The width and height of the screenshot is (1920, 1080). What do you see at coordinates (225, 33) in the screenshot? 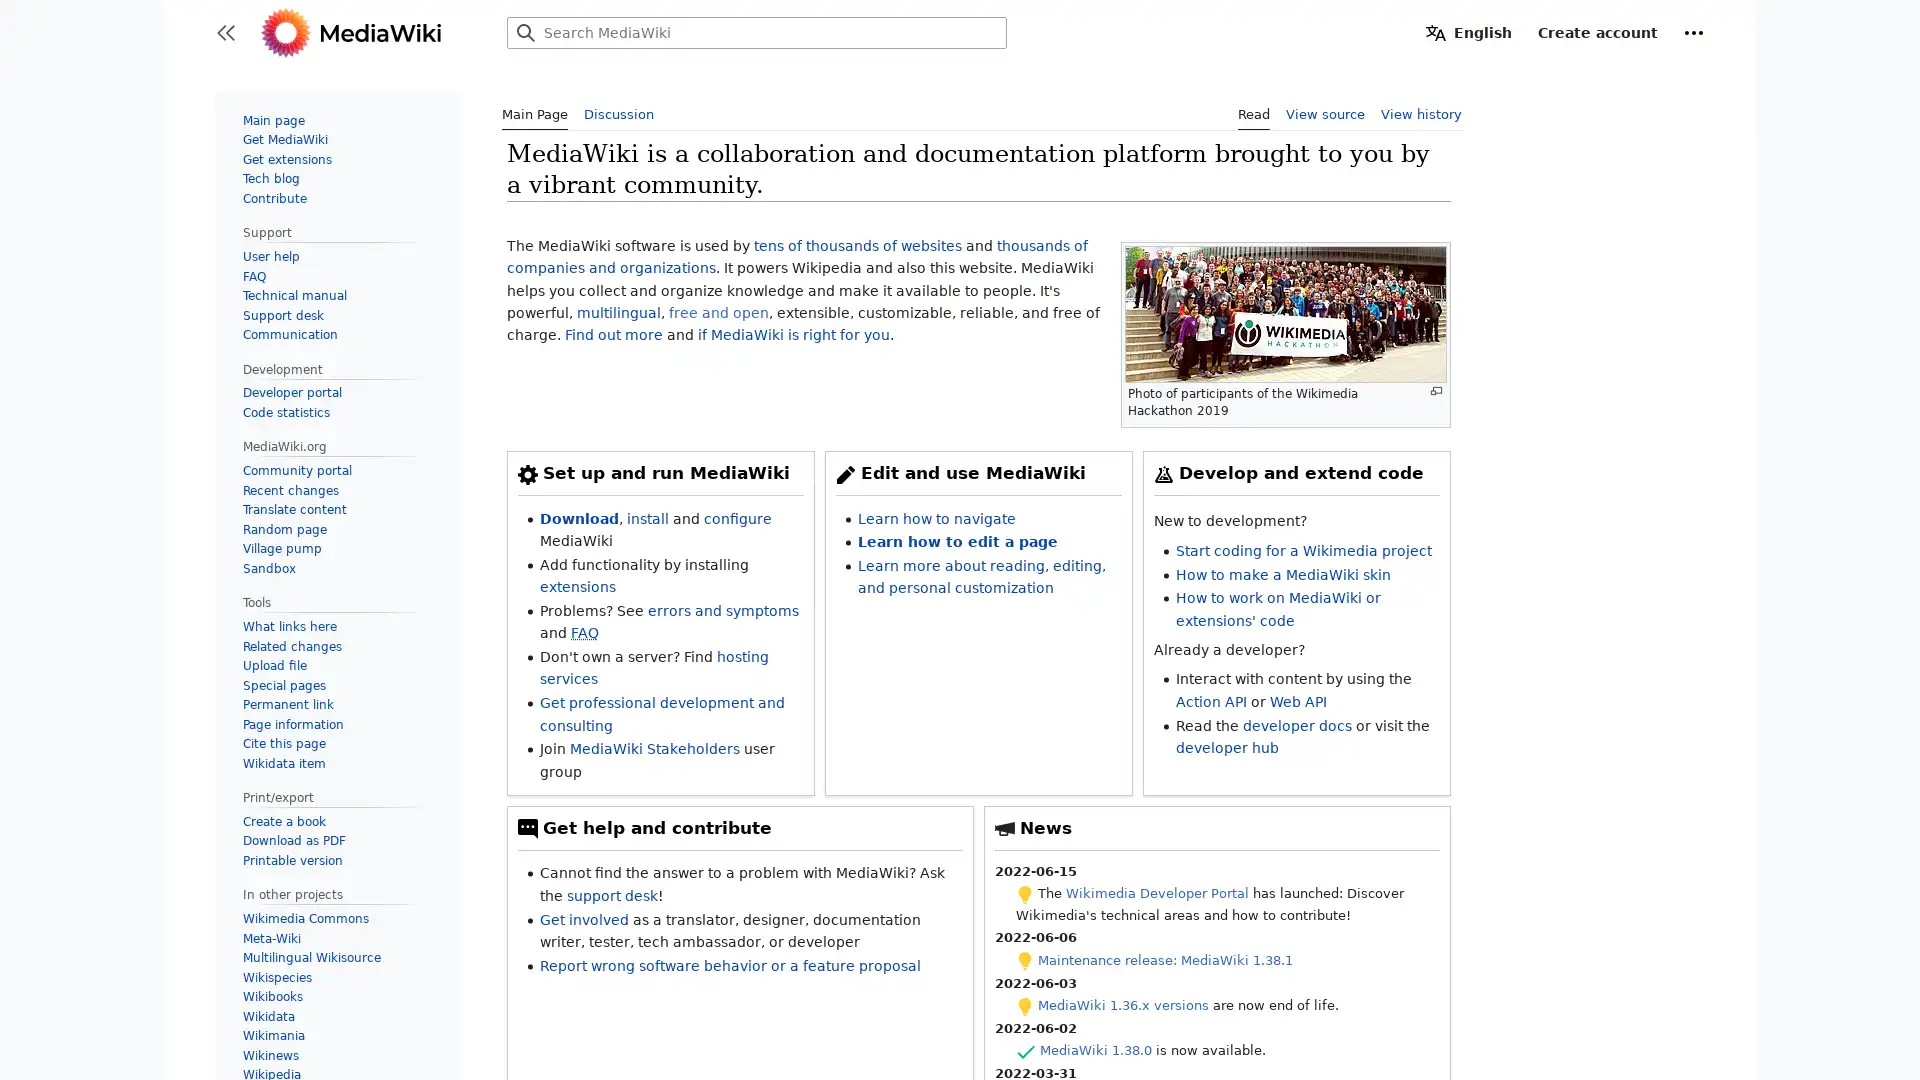
I see `Toggle sidebar` at bounding box center [225, 33].